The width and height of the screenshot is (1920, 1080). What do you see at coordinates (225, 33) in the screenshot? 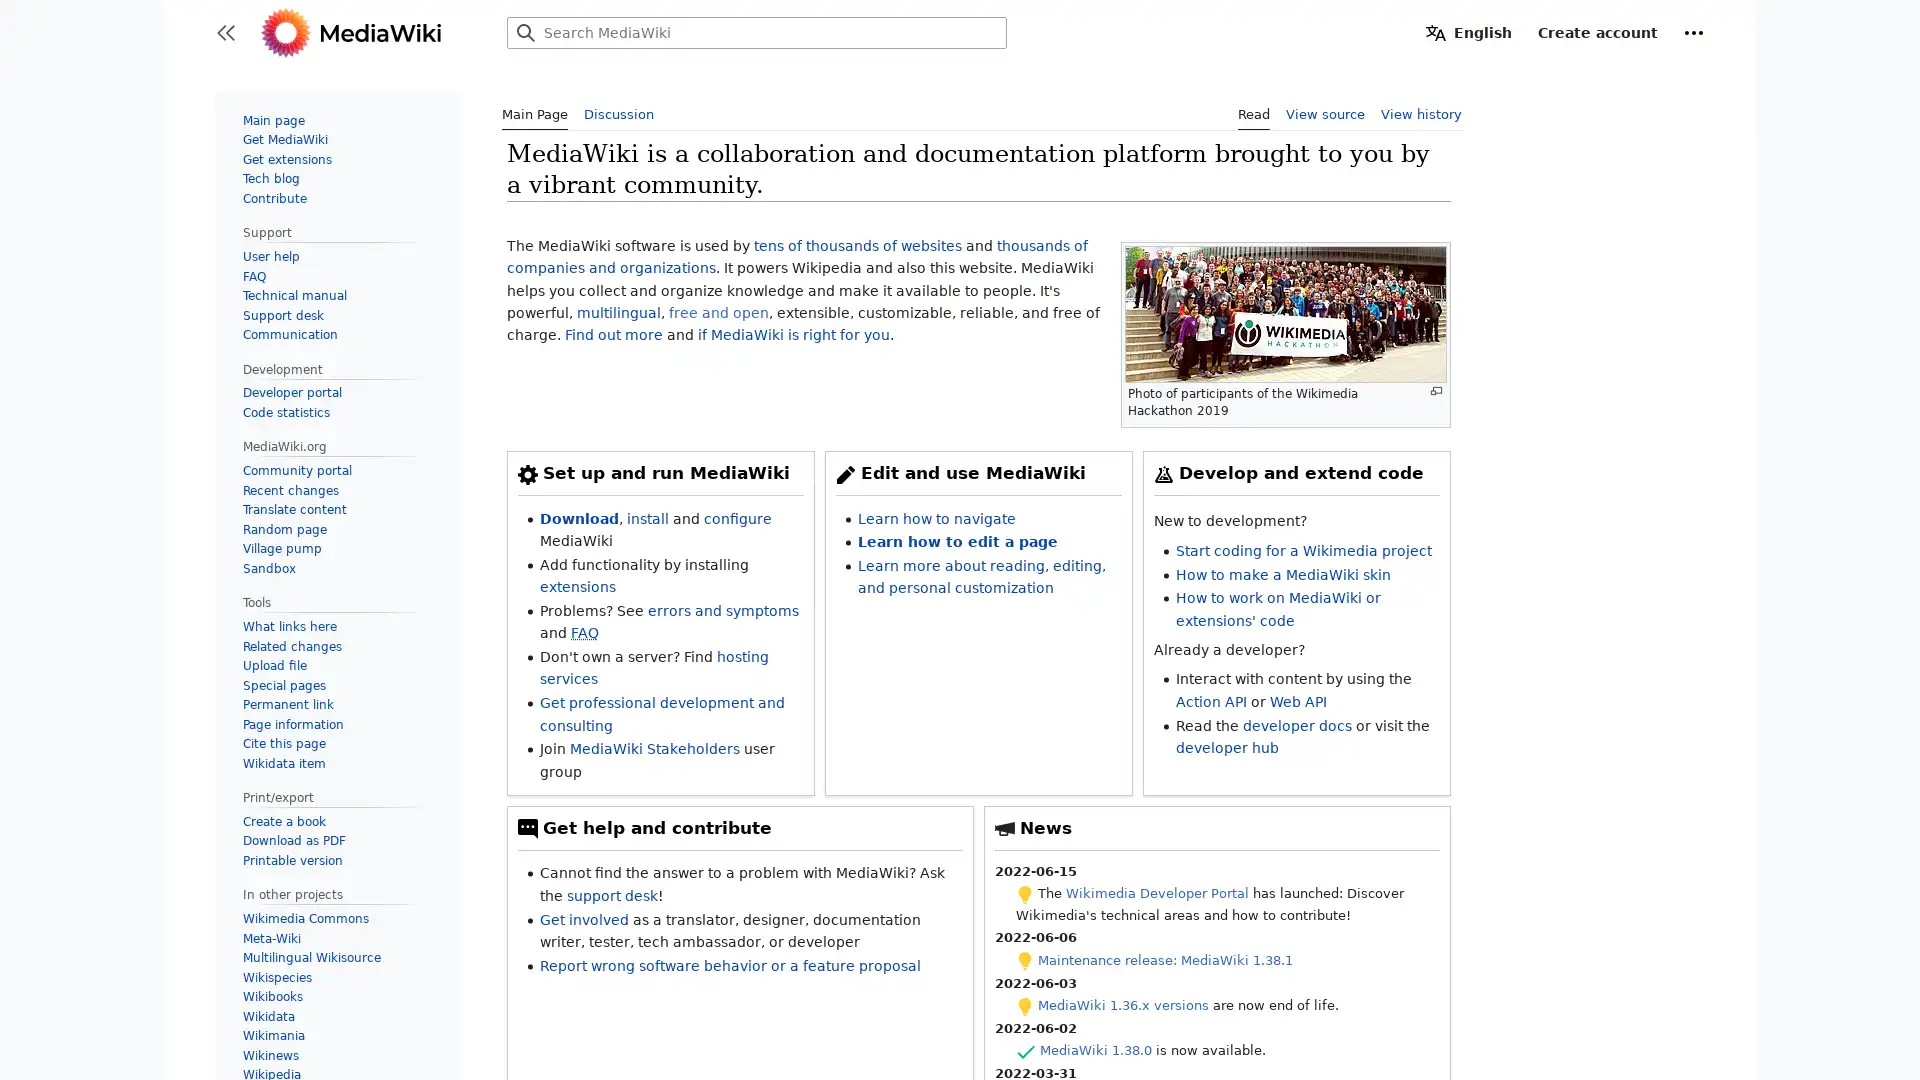
I see `Toggle sidebar` at bounding box center [225, 33].